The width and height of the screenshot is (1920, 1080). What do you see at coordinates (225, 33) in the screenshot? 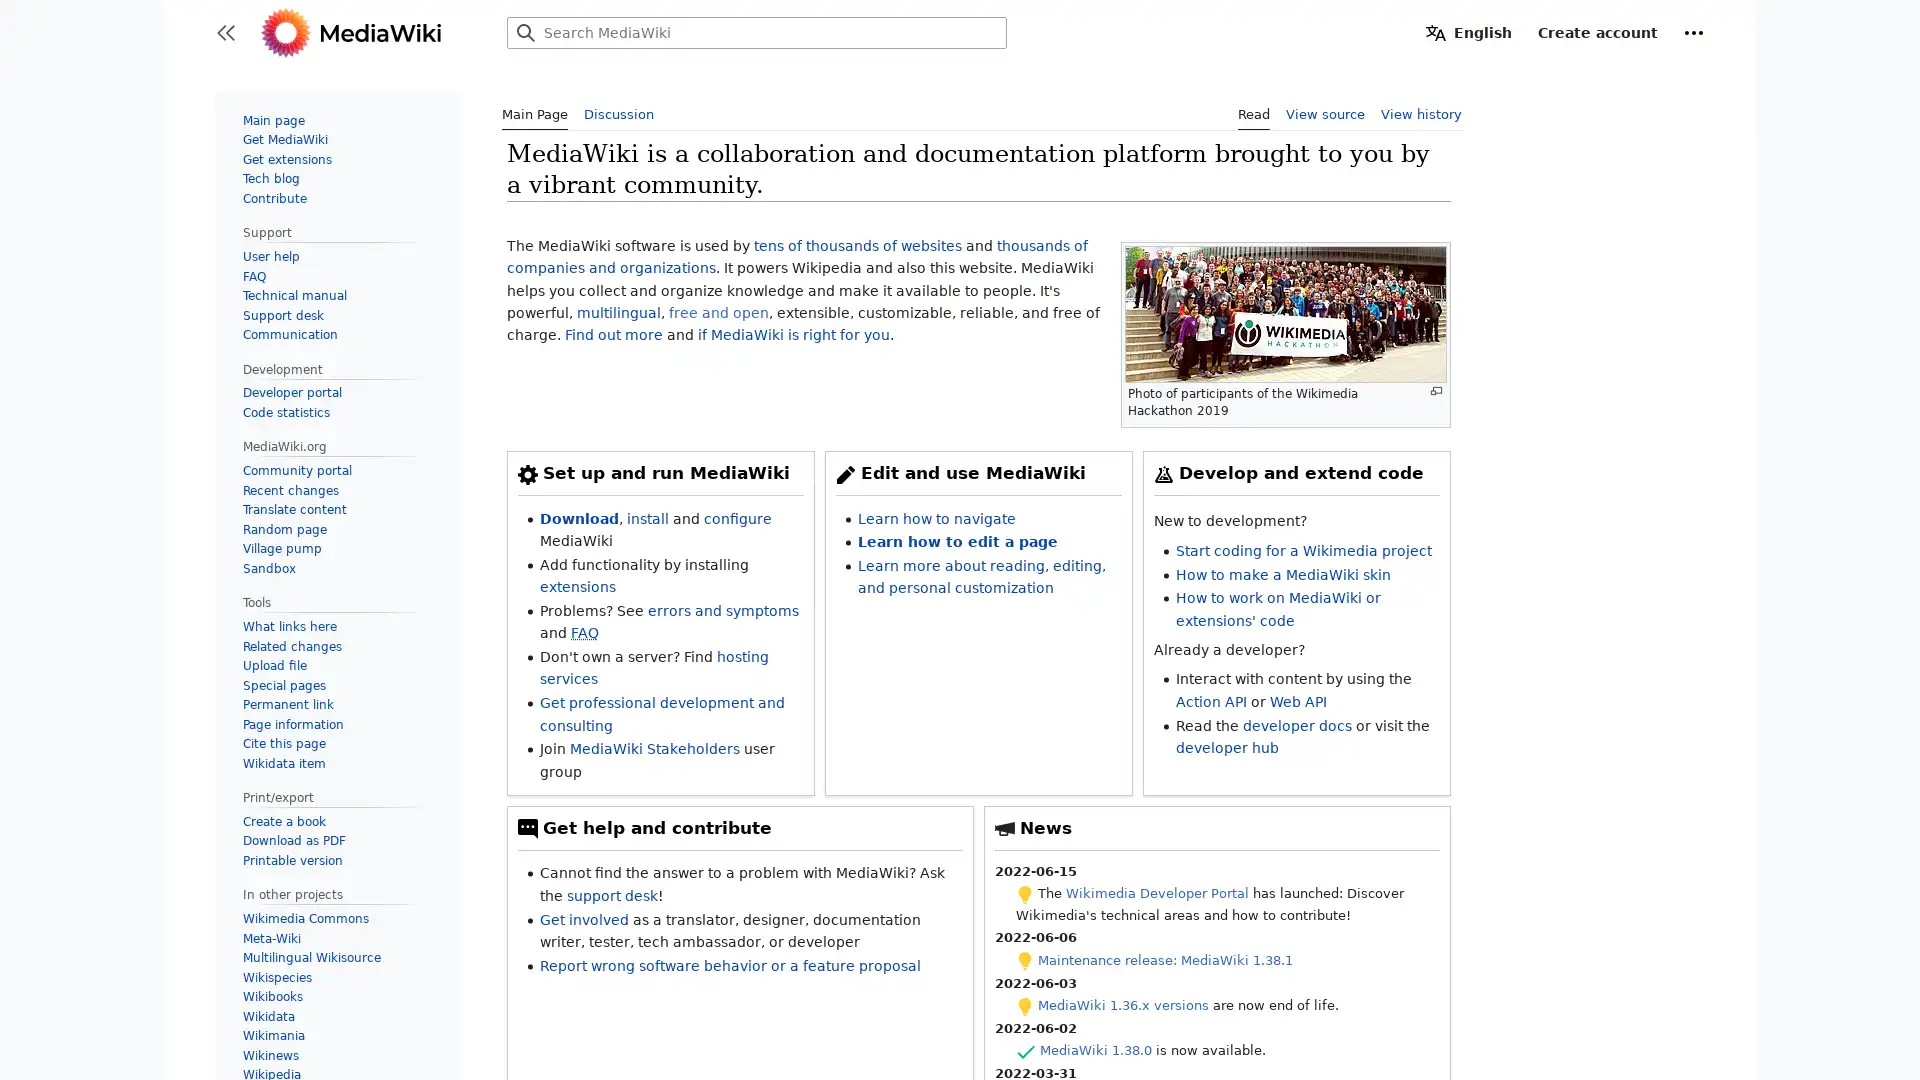
I see `Toggle sidebar` at bounding box center [225, 33].